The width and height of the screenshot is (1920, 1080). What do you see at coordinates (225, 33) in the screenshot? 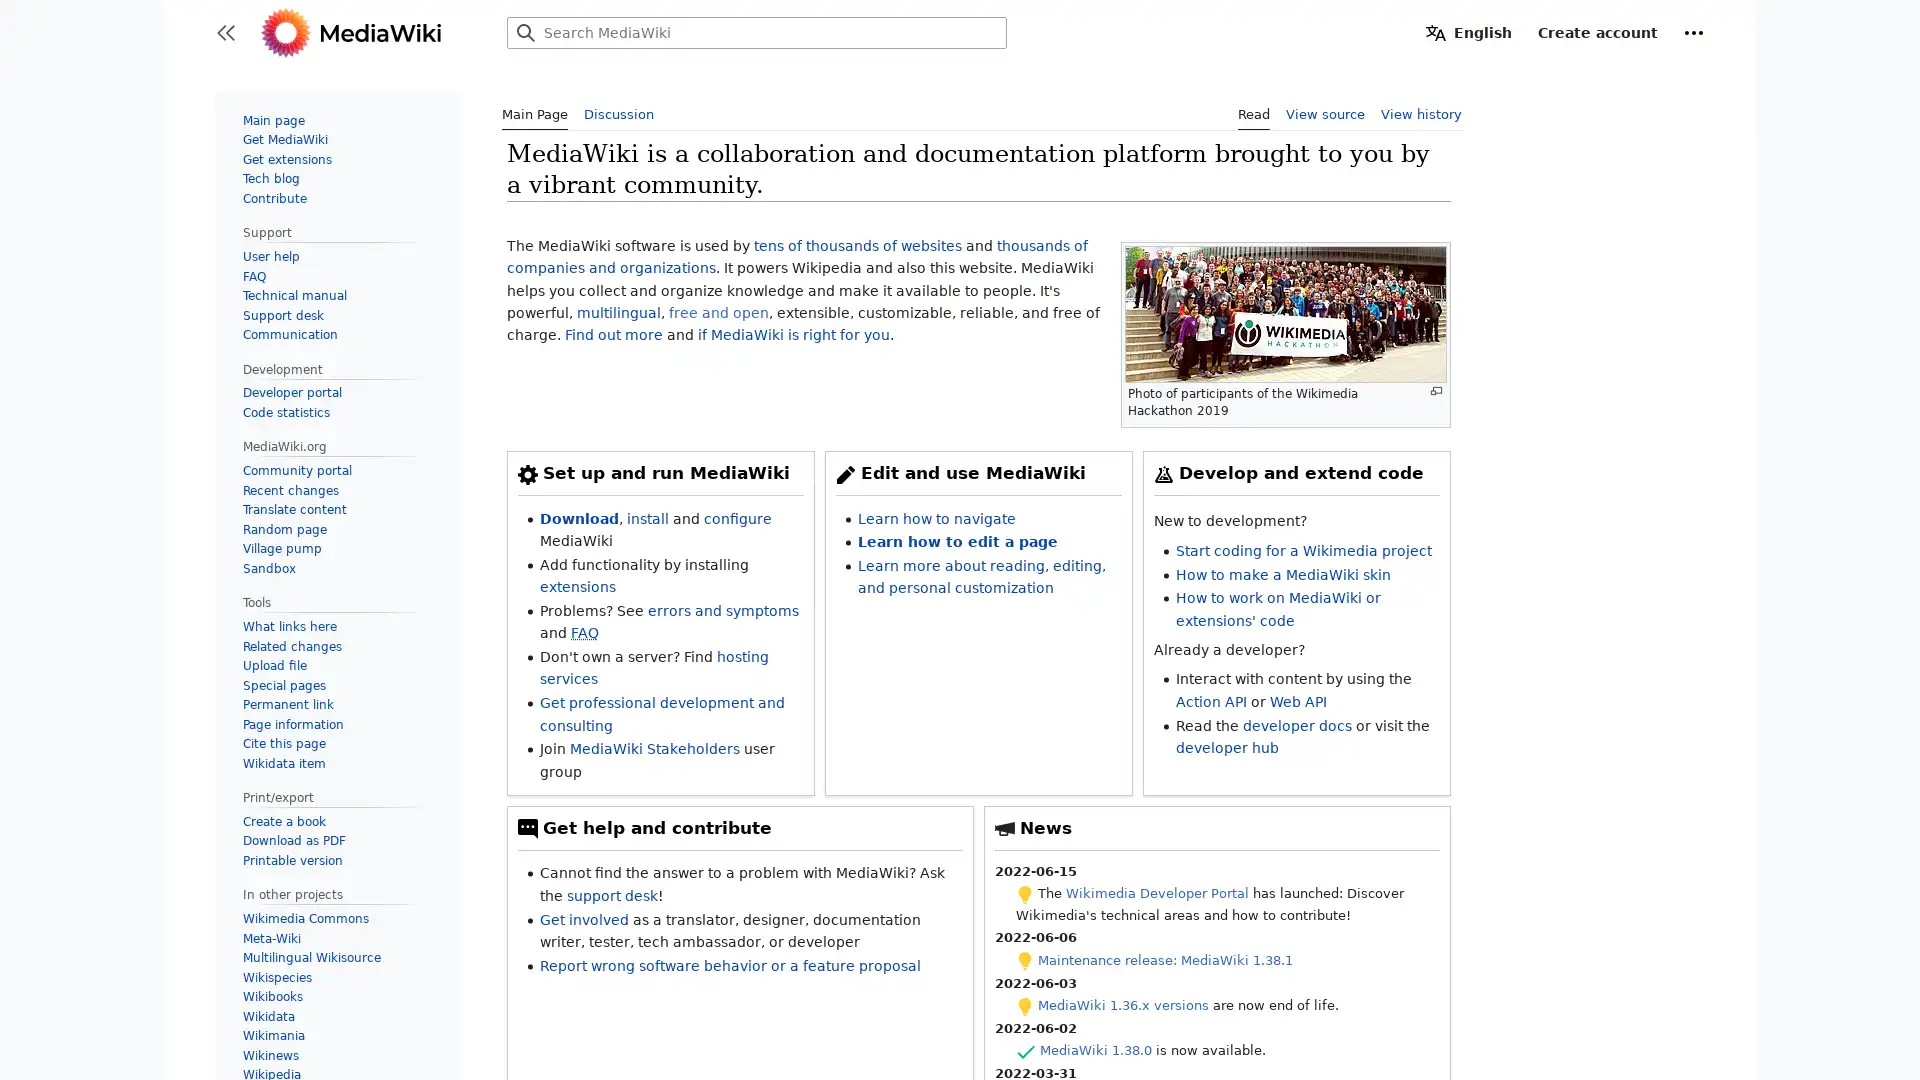
I see `Toggle sidebar` at bounding box center [225, 33].